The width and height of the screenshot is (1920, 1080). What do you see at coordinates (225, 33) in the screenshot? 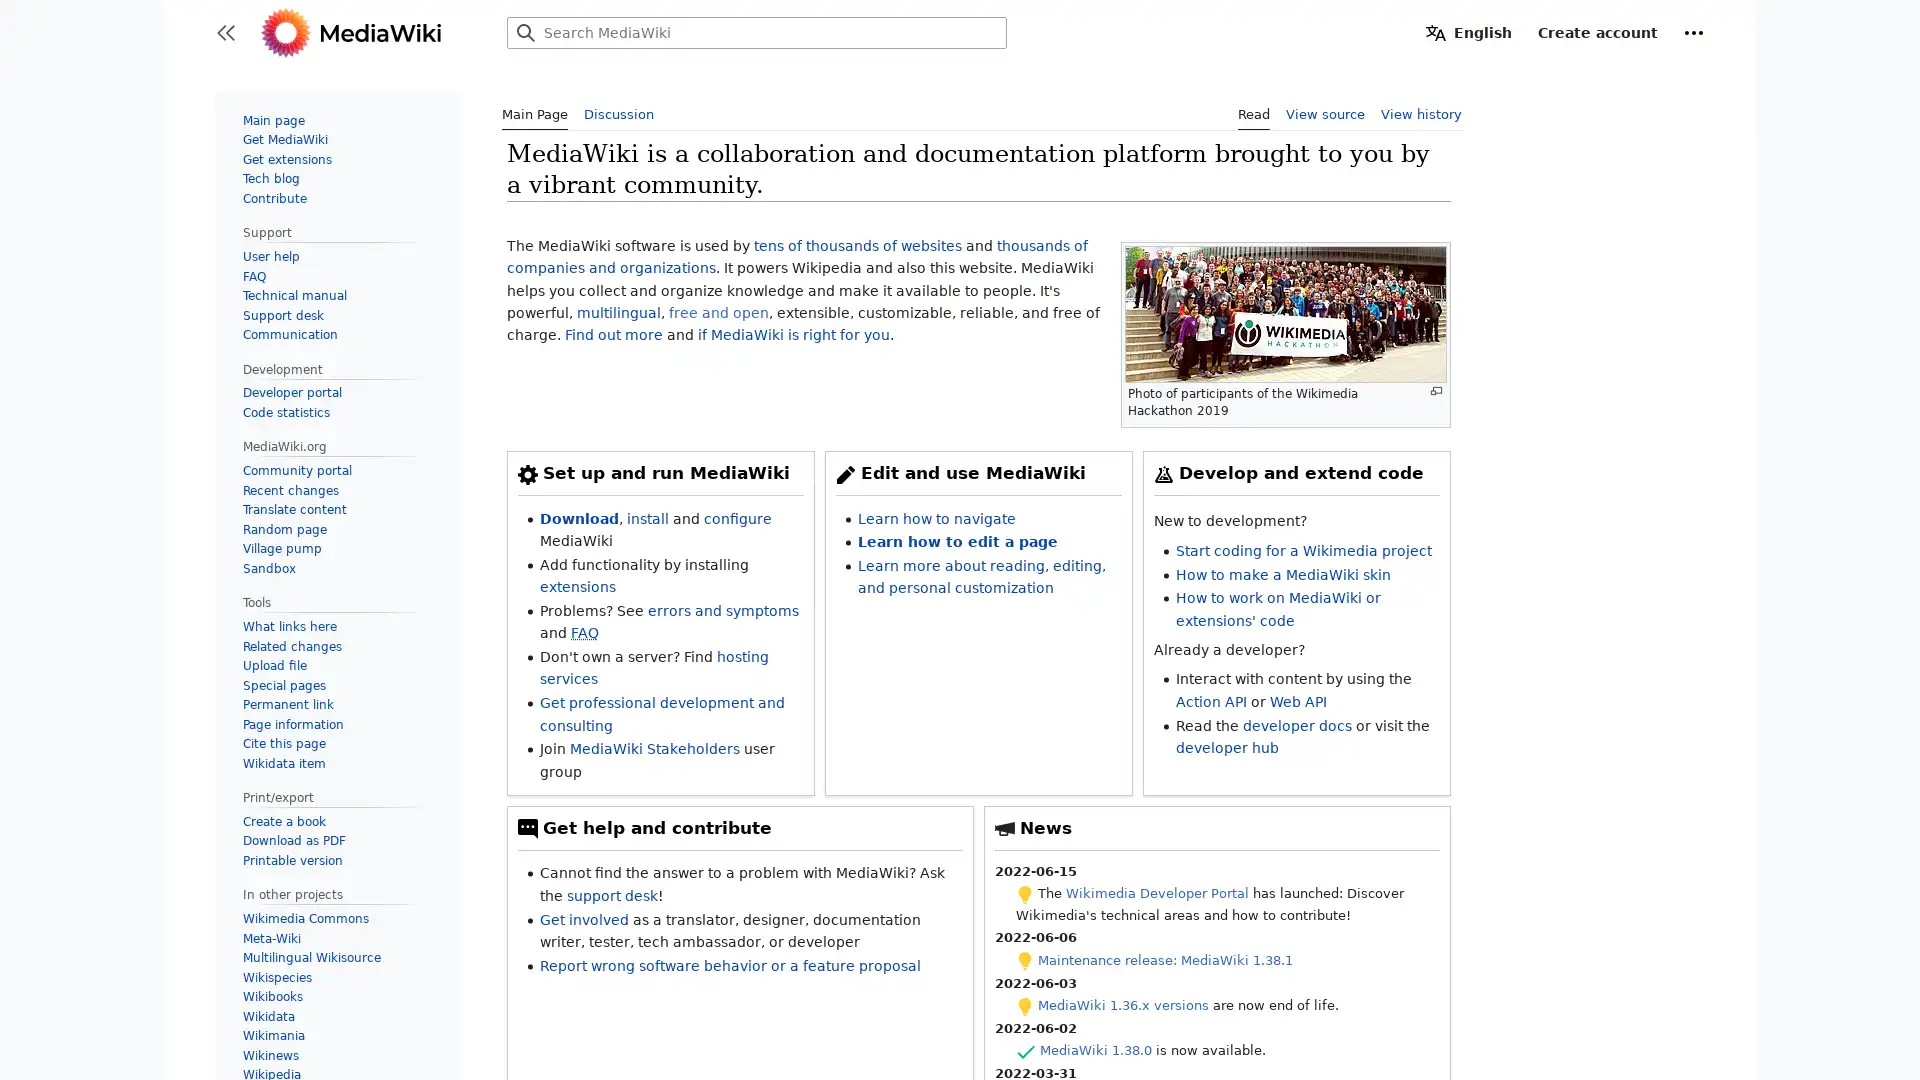
I see `Toggle sidebar` at bounding box center [225, 33].